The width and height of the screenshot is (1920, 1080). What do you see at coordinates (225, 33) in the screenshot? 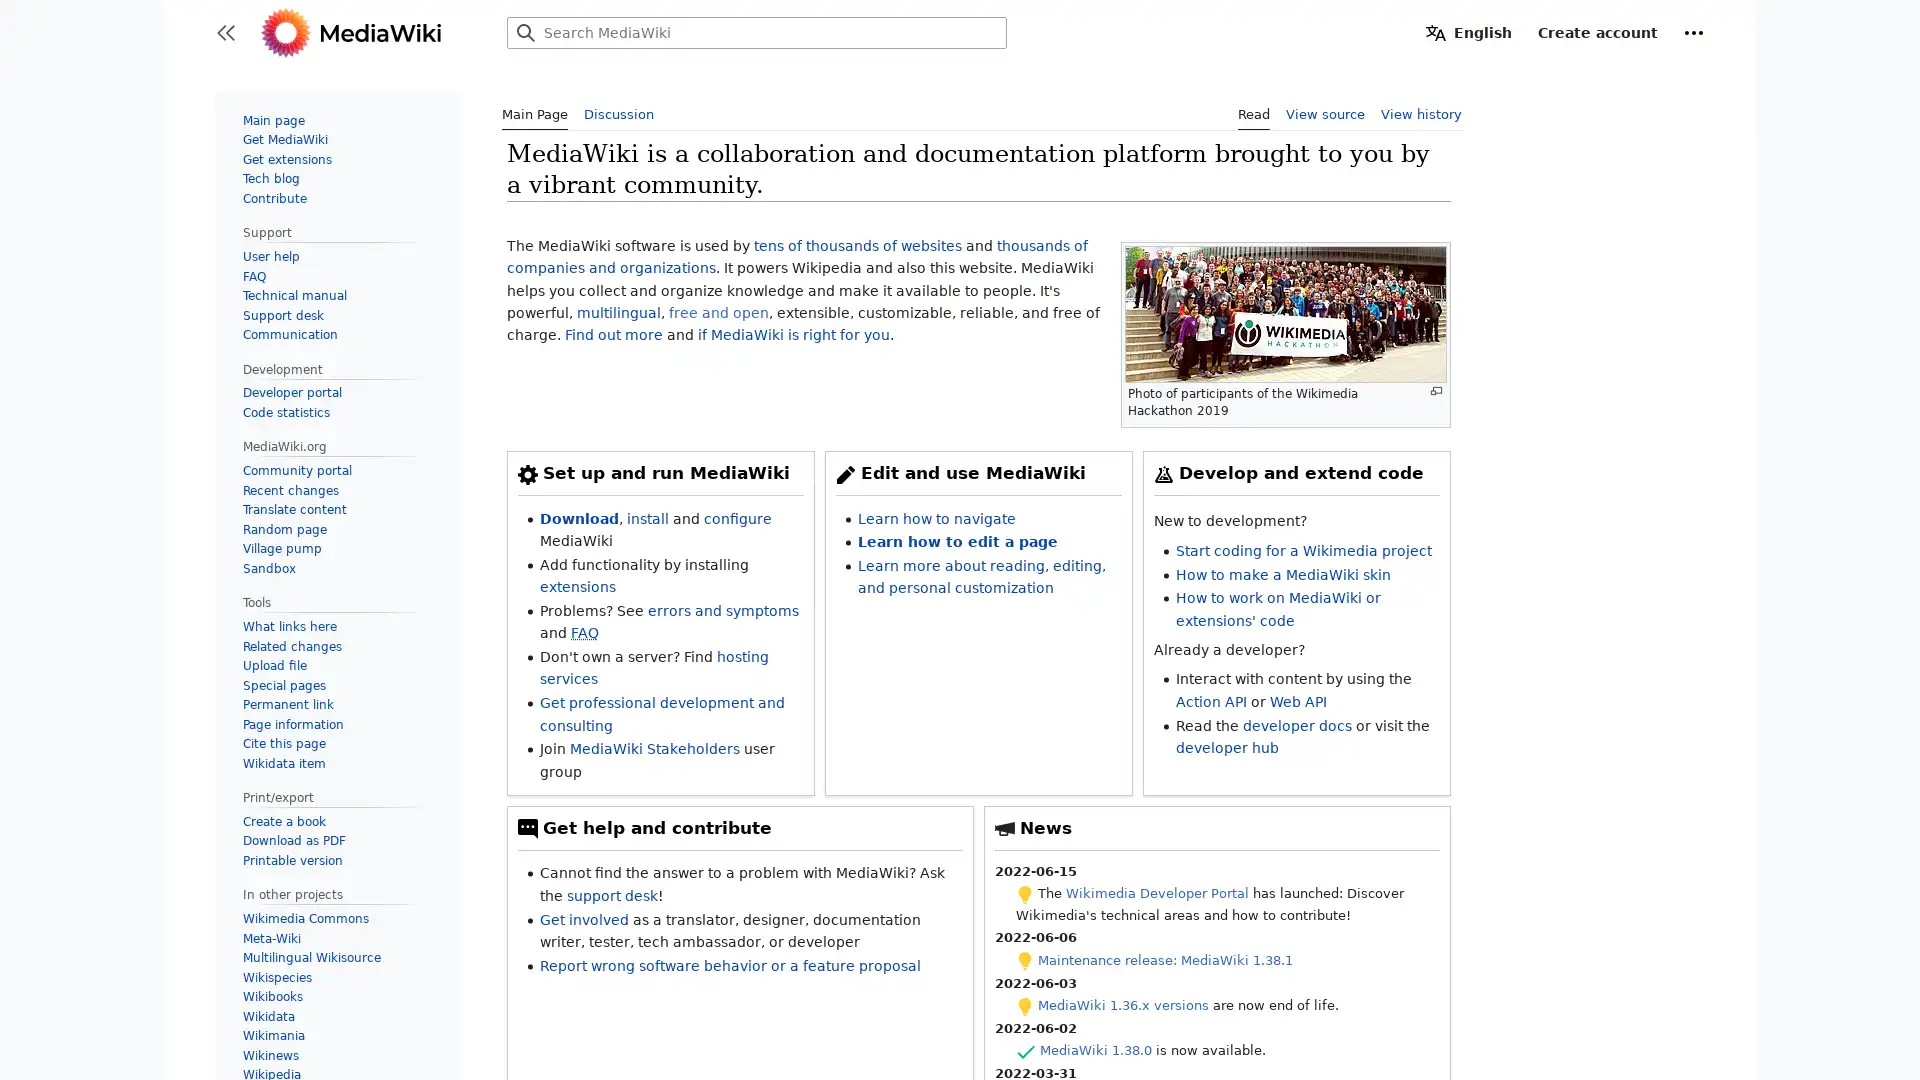
I see `Toggle sidebar` at bounding box center [225, 33].